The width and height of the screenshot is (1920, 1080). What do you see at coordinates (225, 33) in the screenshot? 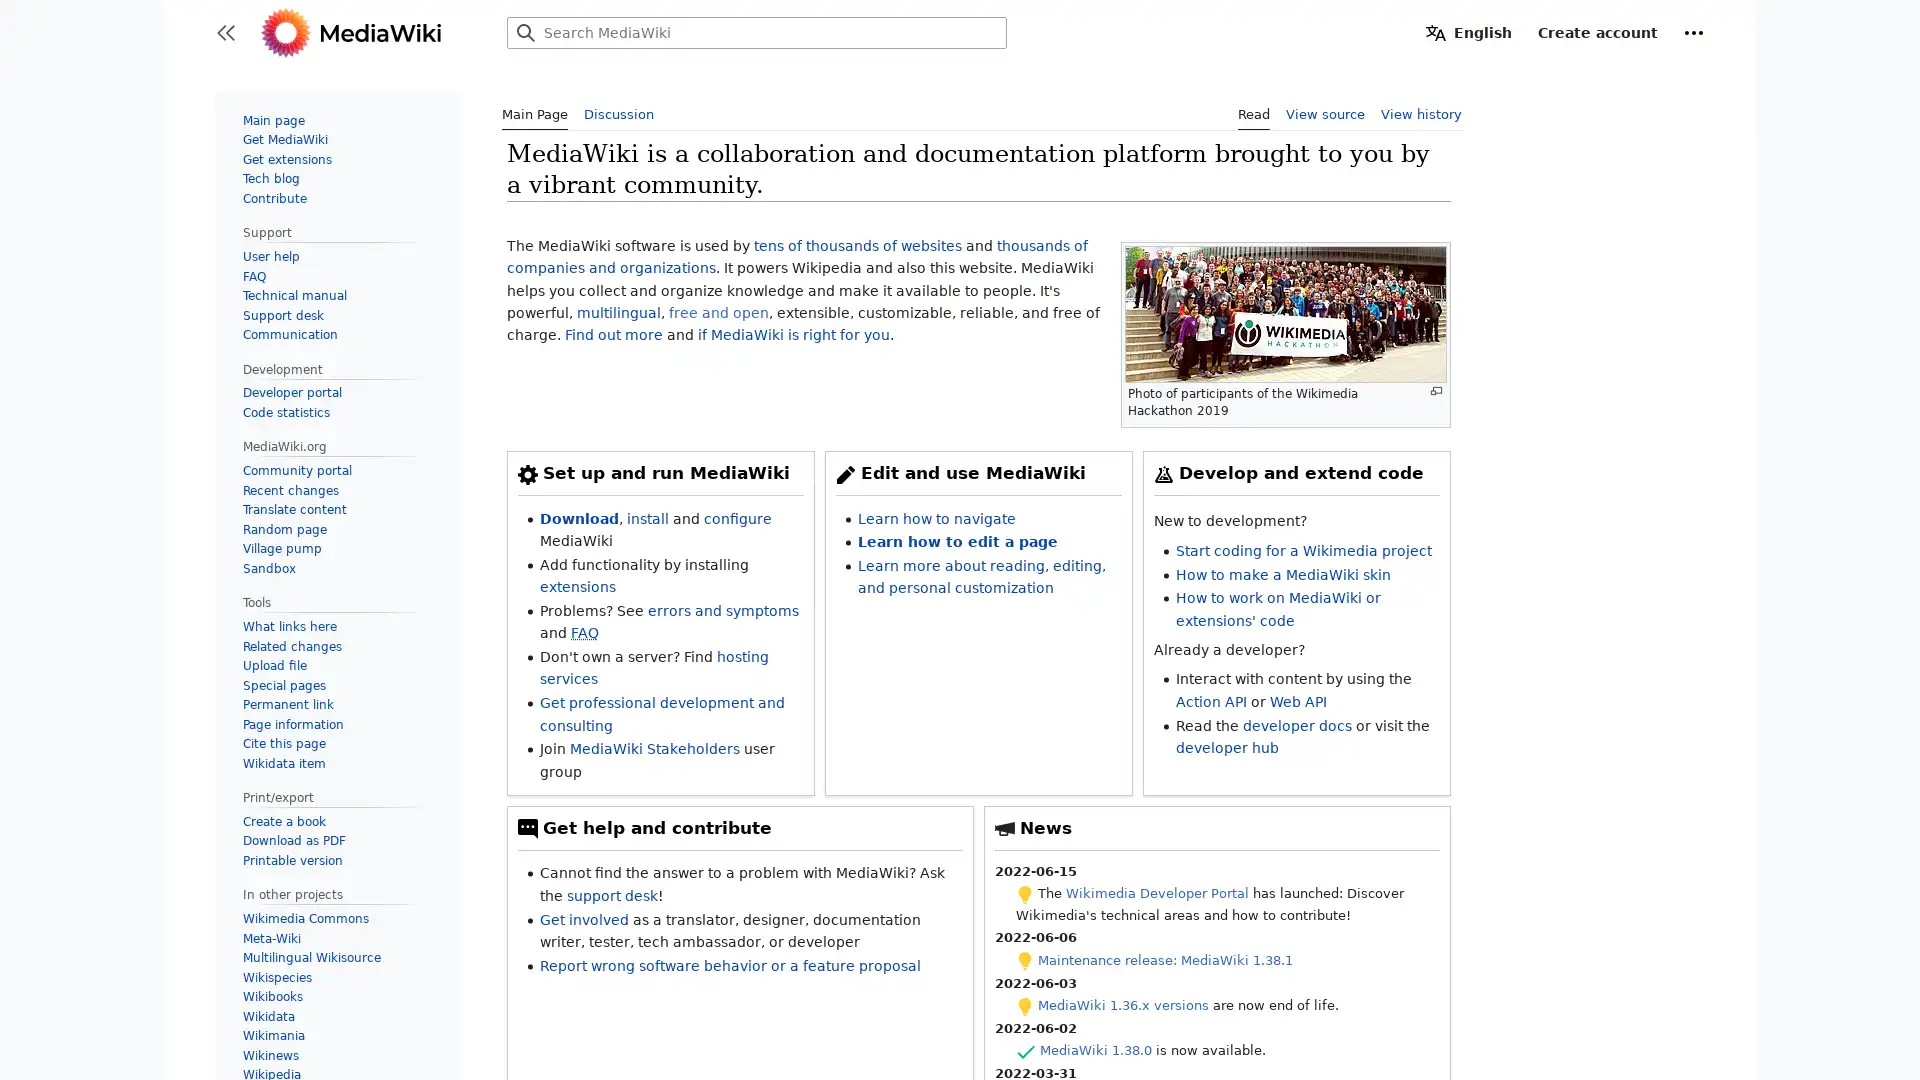
I see `Toggle sidebar` at bounding box center [225, 33].